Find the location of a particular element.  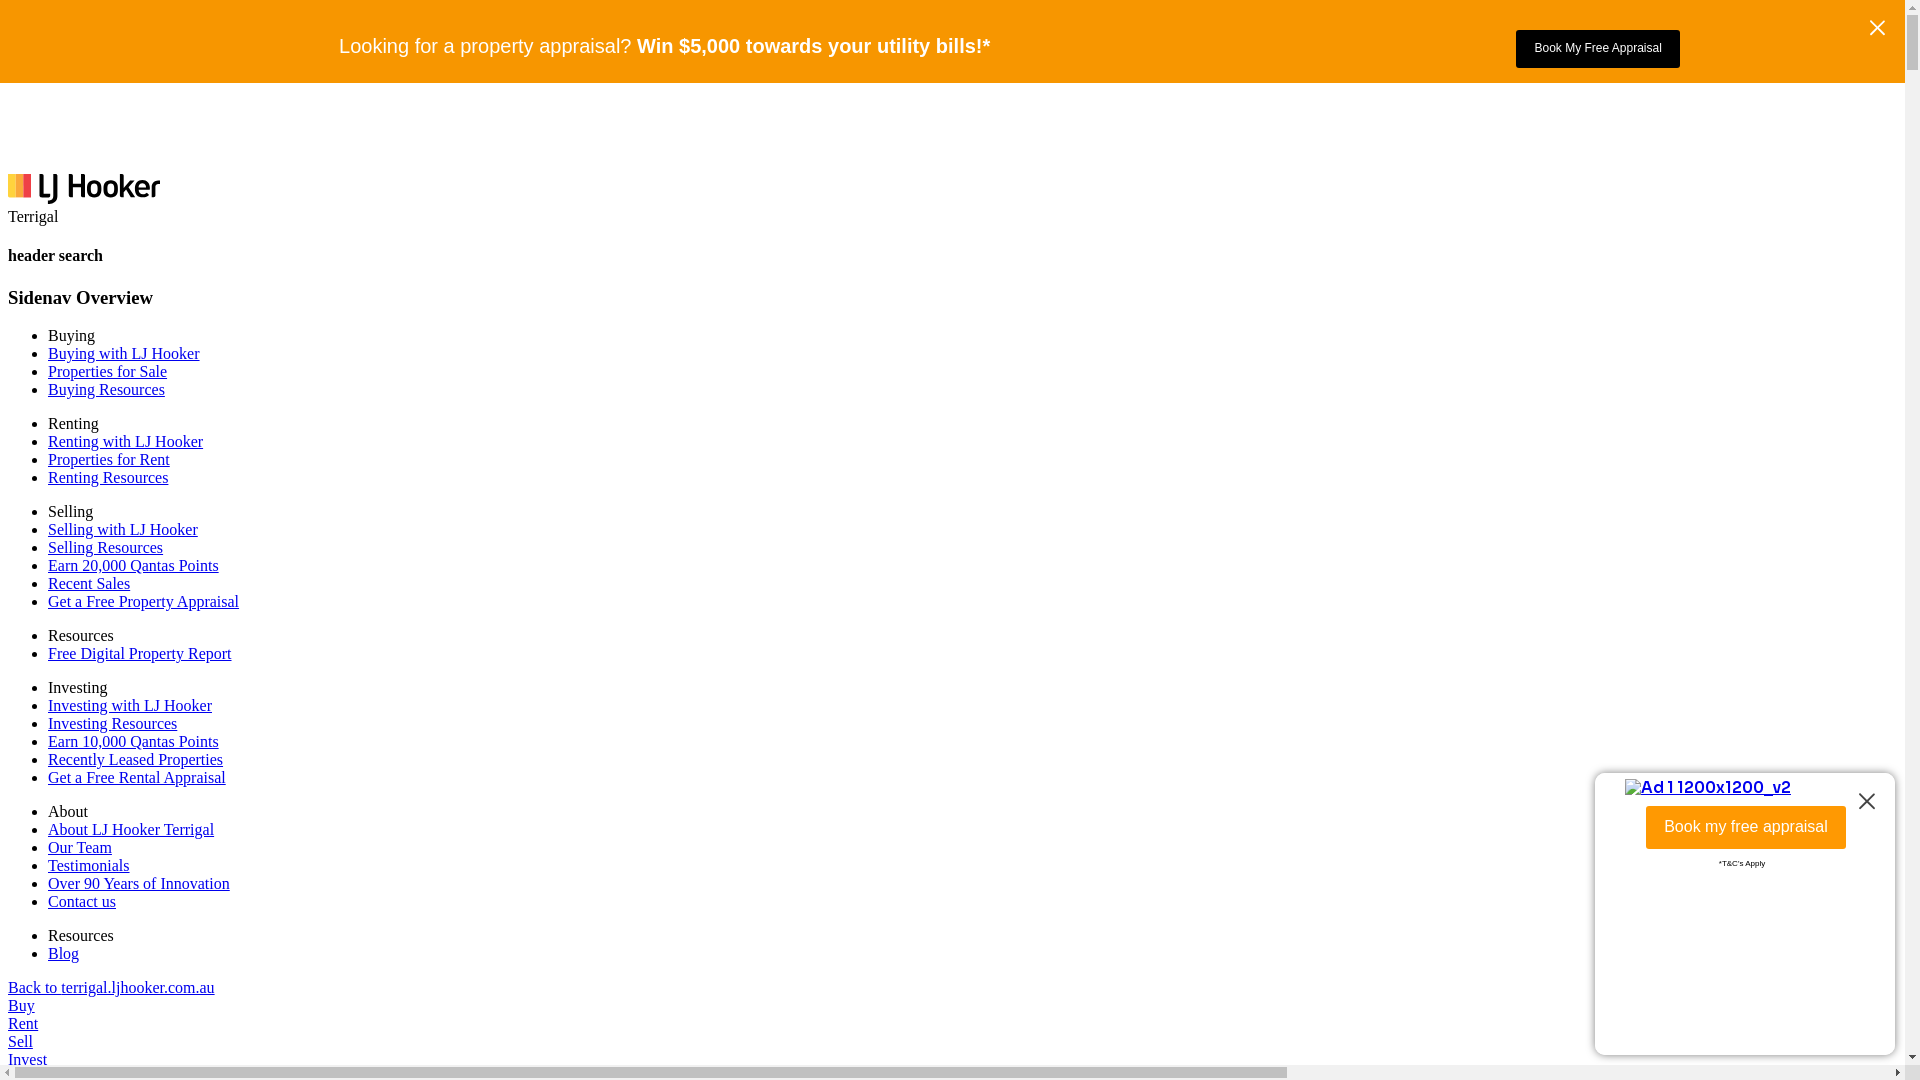

'Back to terrigal.ljhooker.com.au' is located at coordinates (110, 986).